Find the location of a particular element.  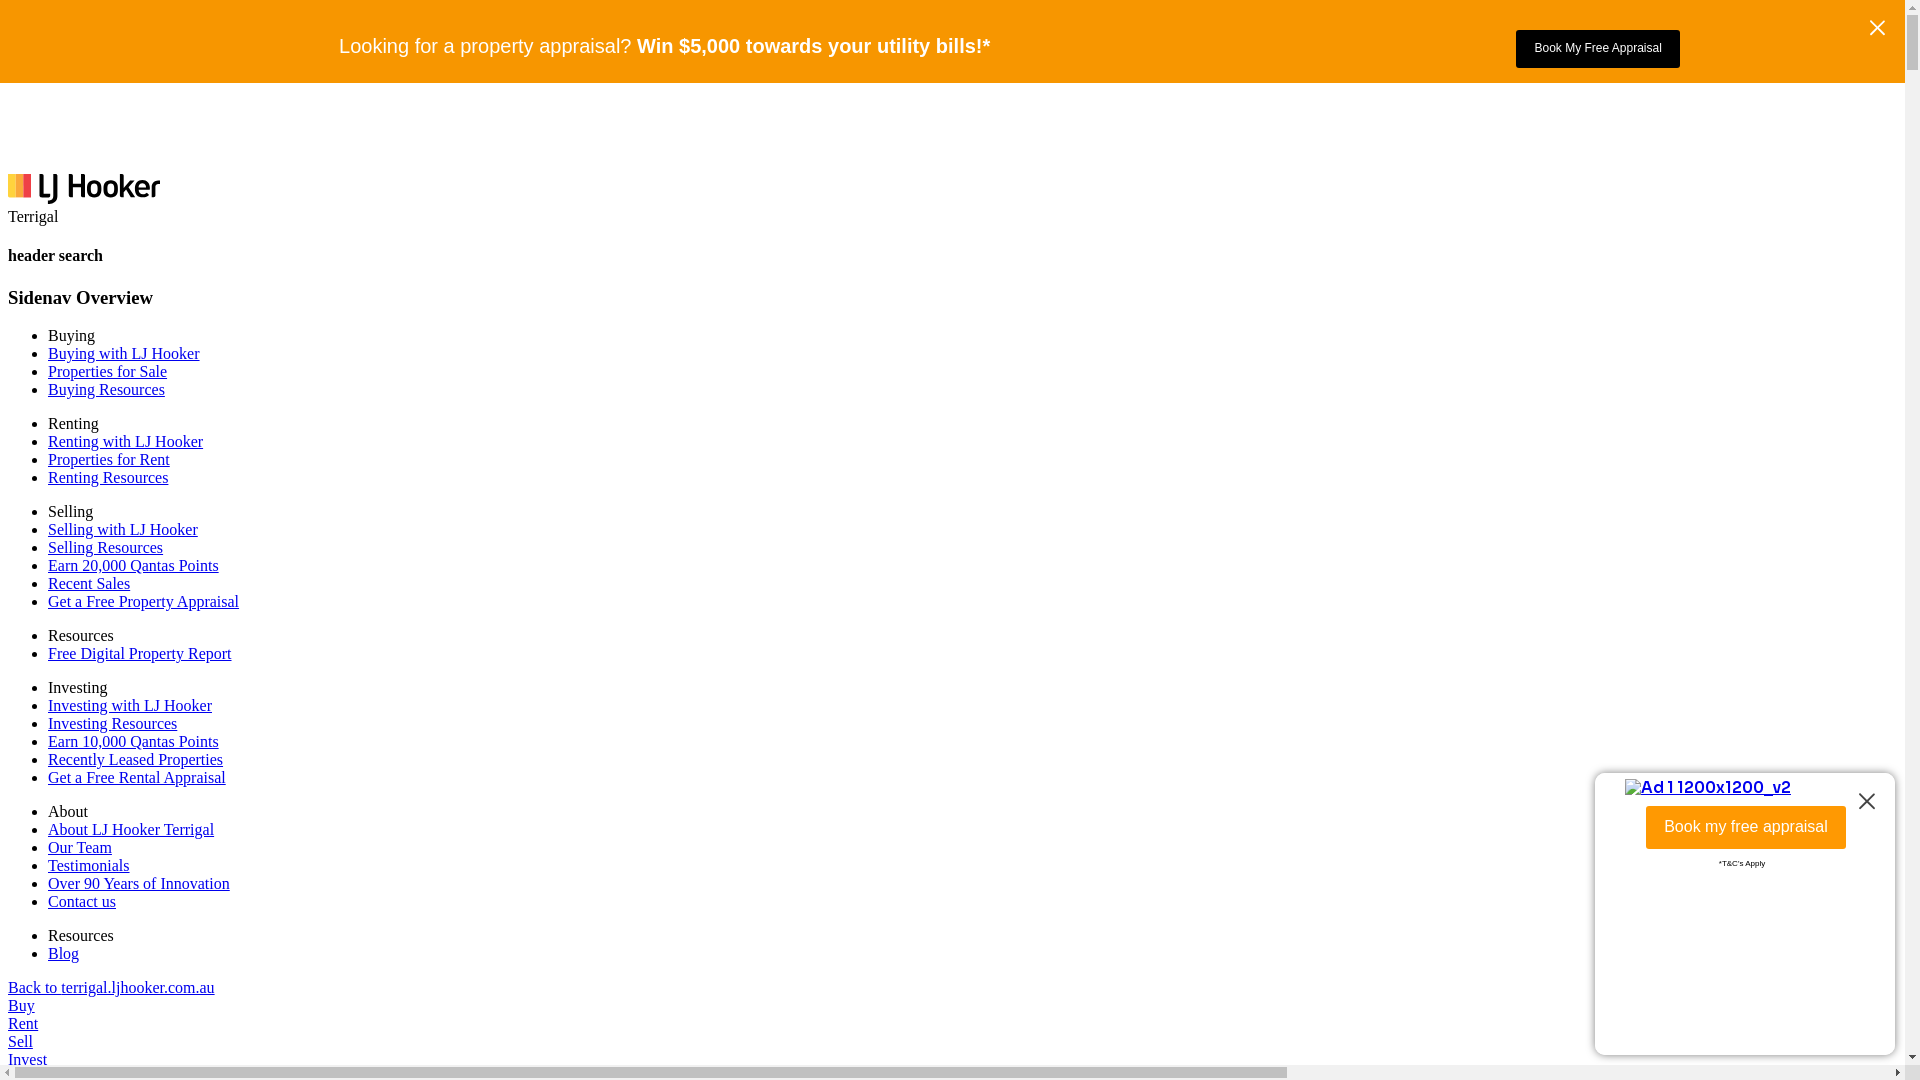

'Back to terrigal.ljhooker.com.au' is located at coordinates (110, 986).